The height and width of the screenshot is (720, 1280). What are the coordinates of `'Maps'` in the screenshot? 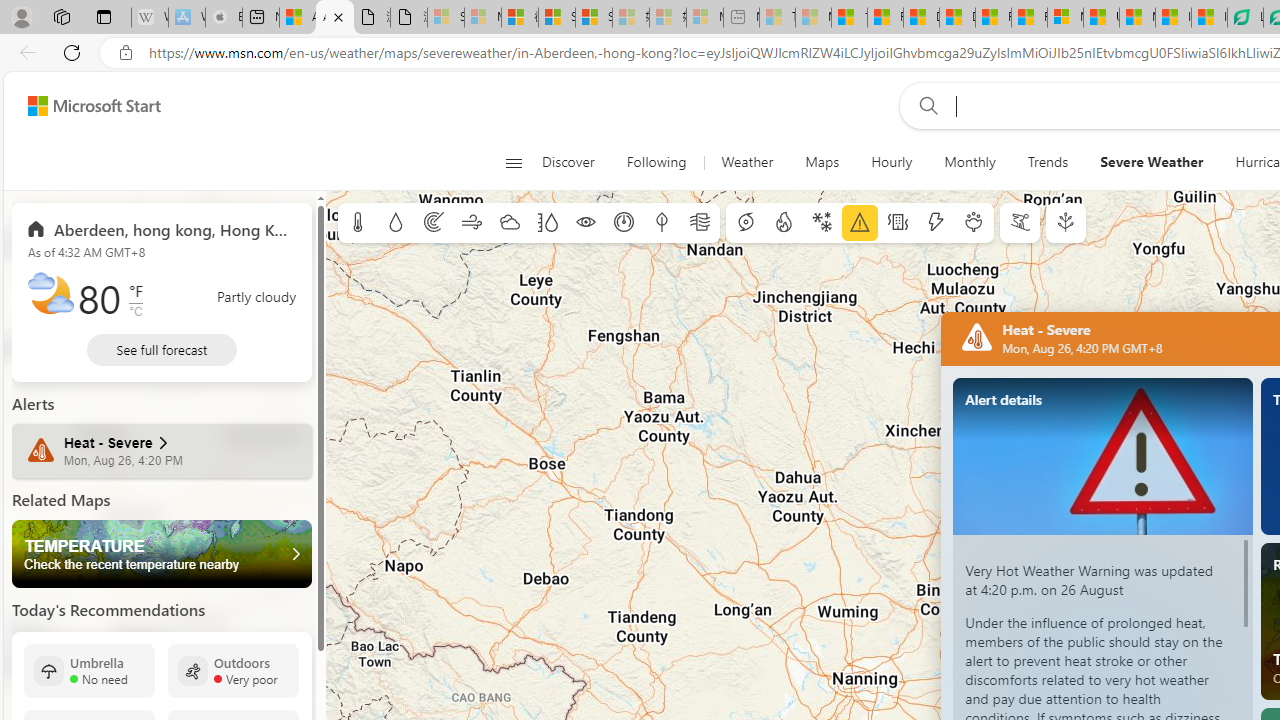 It's located at (822, 162).